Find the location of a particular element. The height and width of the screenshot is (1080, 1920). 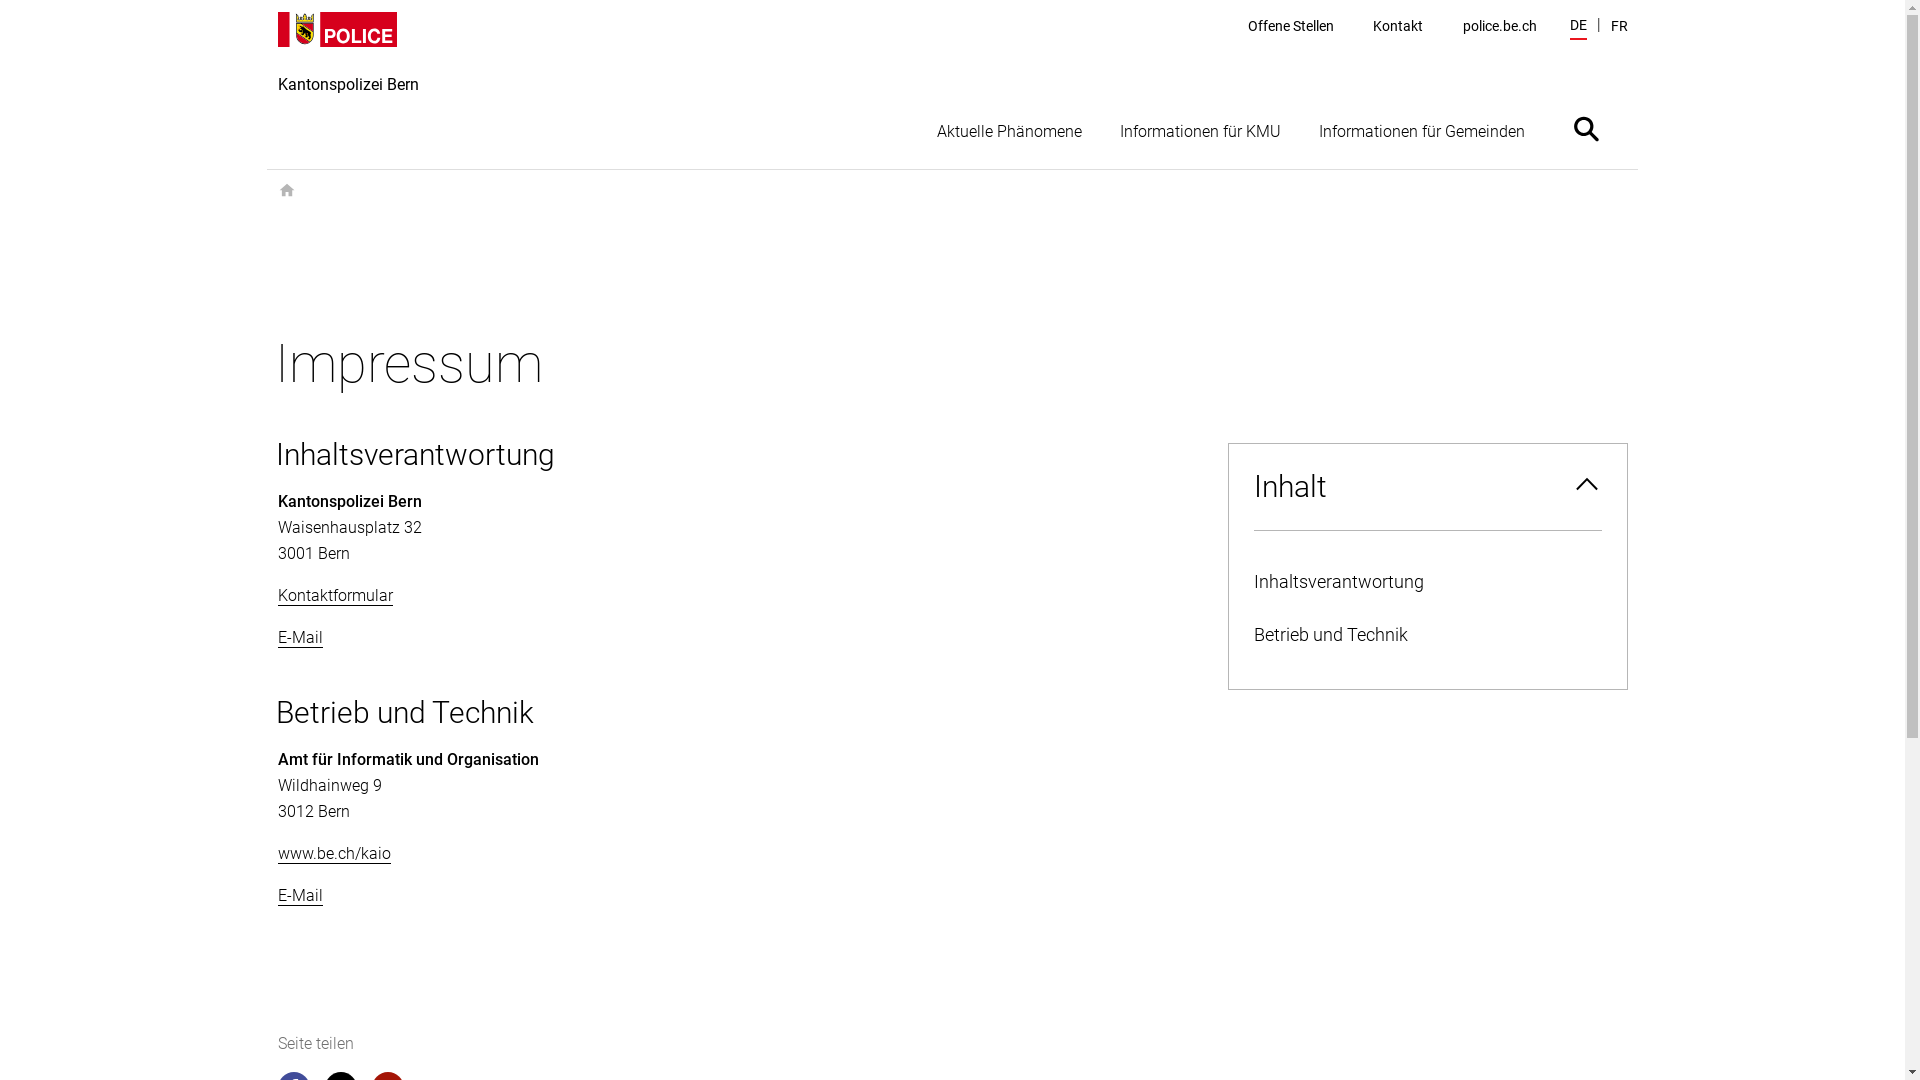

'Betrieb und Technik' is located at coordinates (1425, 635).